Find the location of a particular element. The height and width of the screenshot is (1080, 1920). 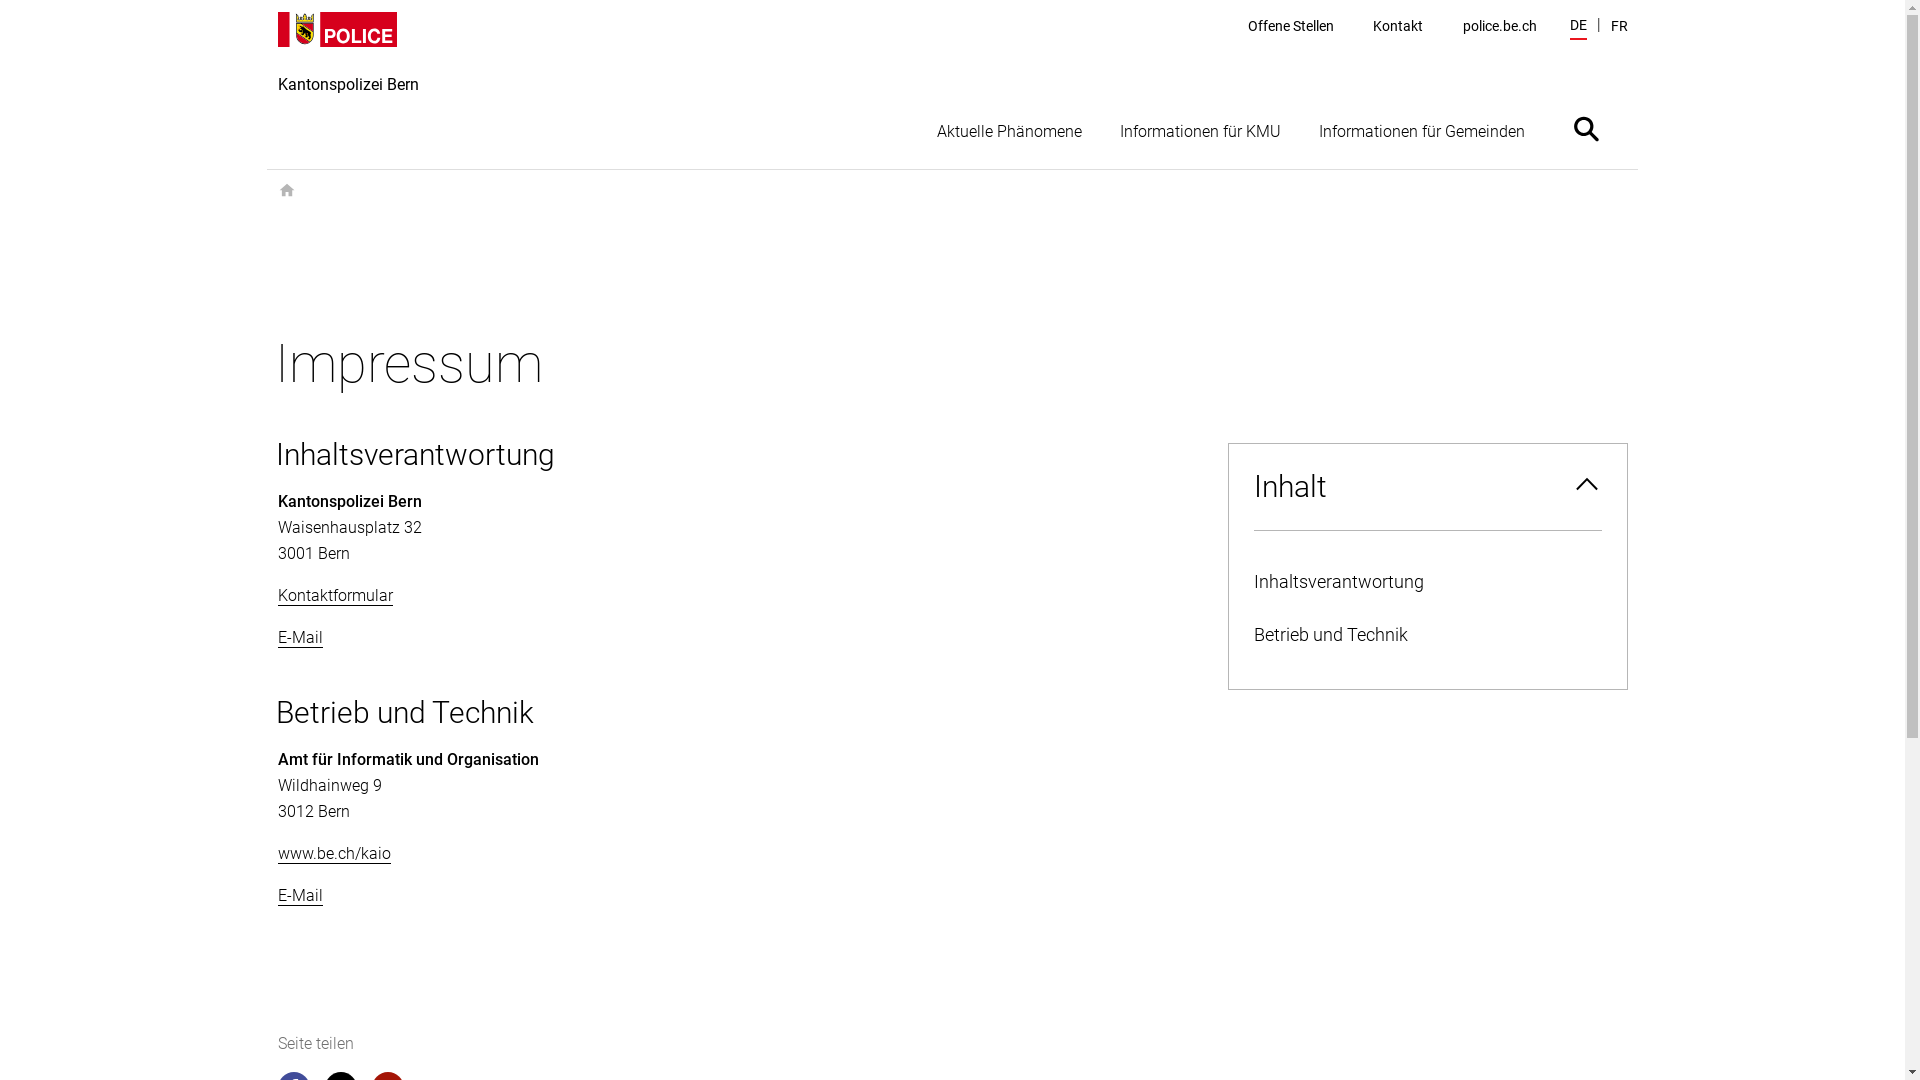

'Betrieb und Technik' is located at coordinates (1425, 635).